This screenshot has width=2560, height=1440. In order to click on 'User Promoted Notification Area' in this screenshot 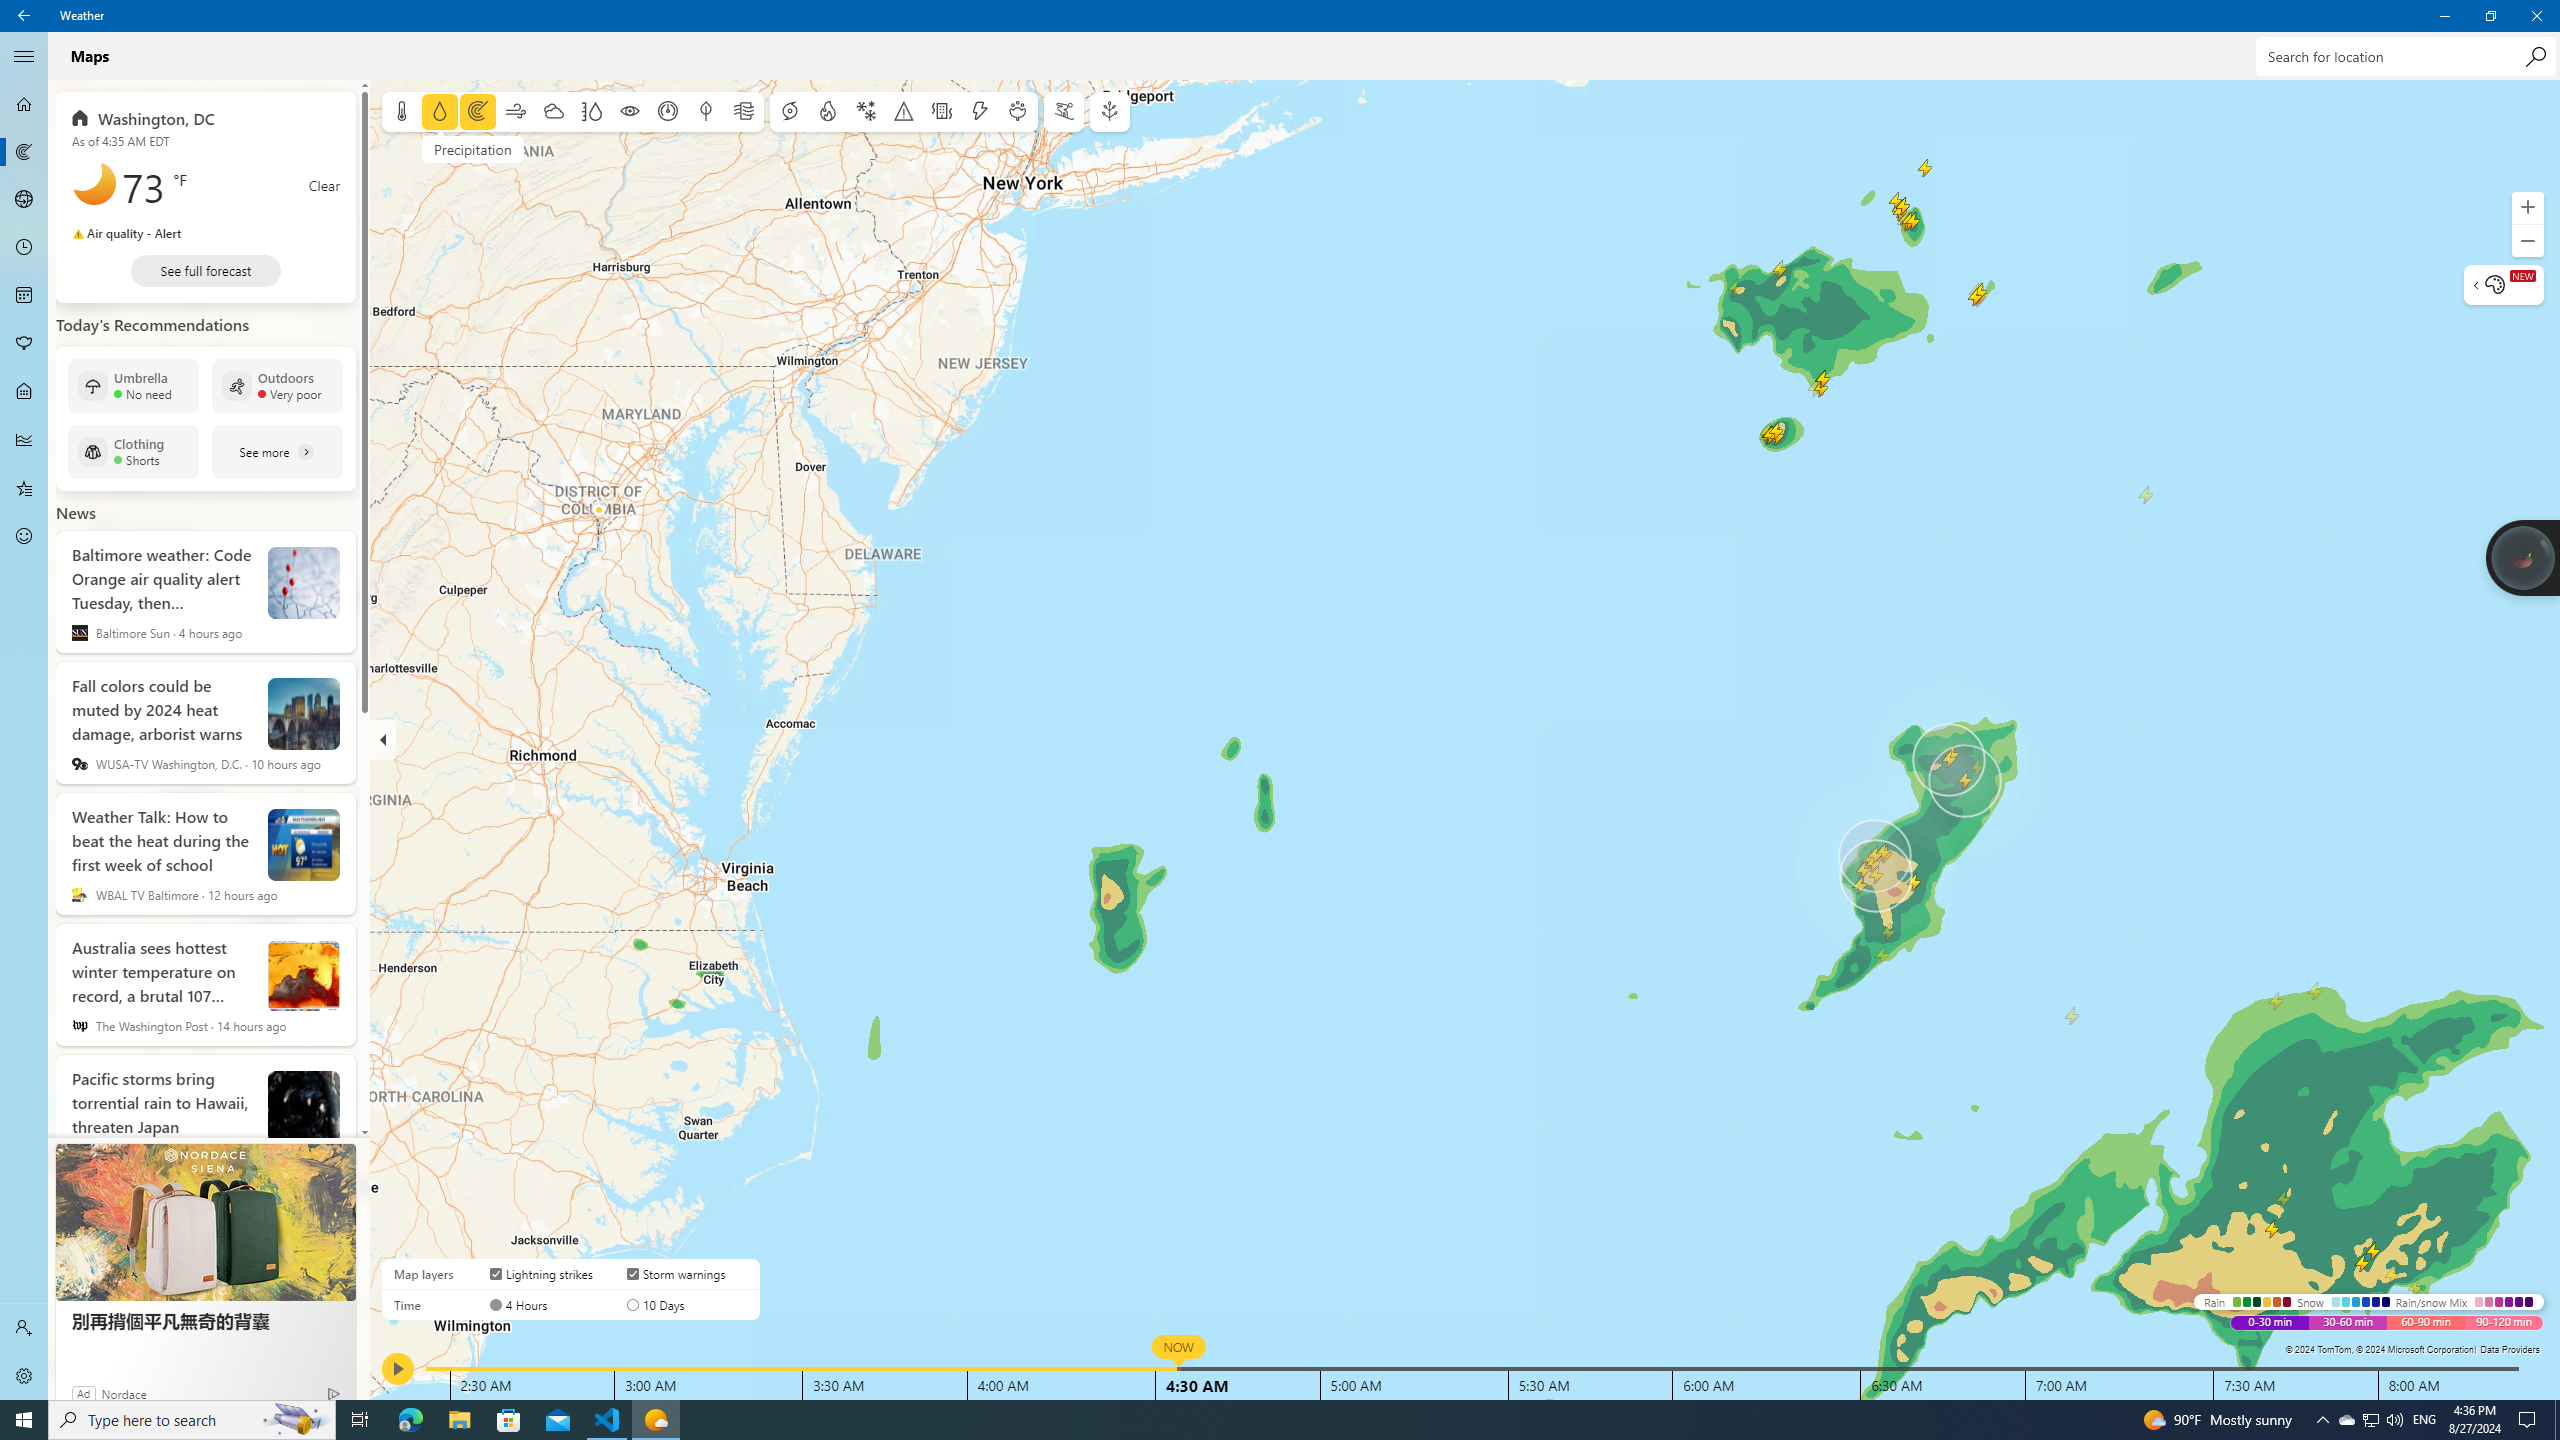, I will do `click(2369, 1418)`.